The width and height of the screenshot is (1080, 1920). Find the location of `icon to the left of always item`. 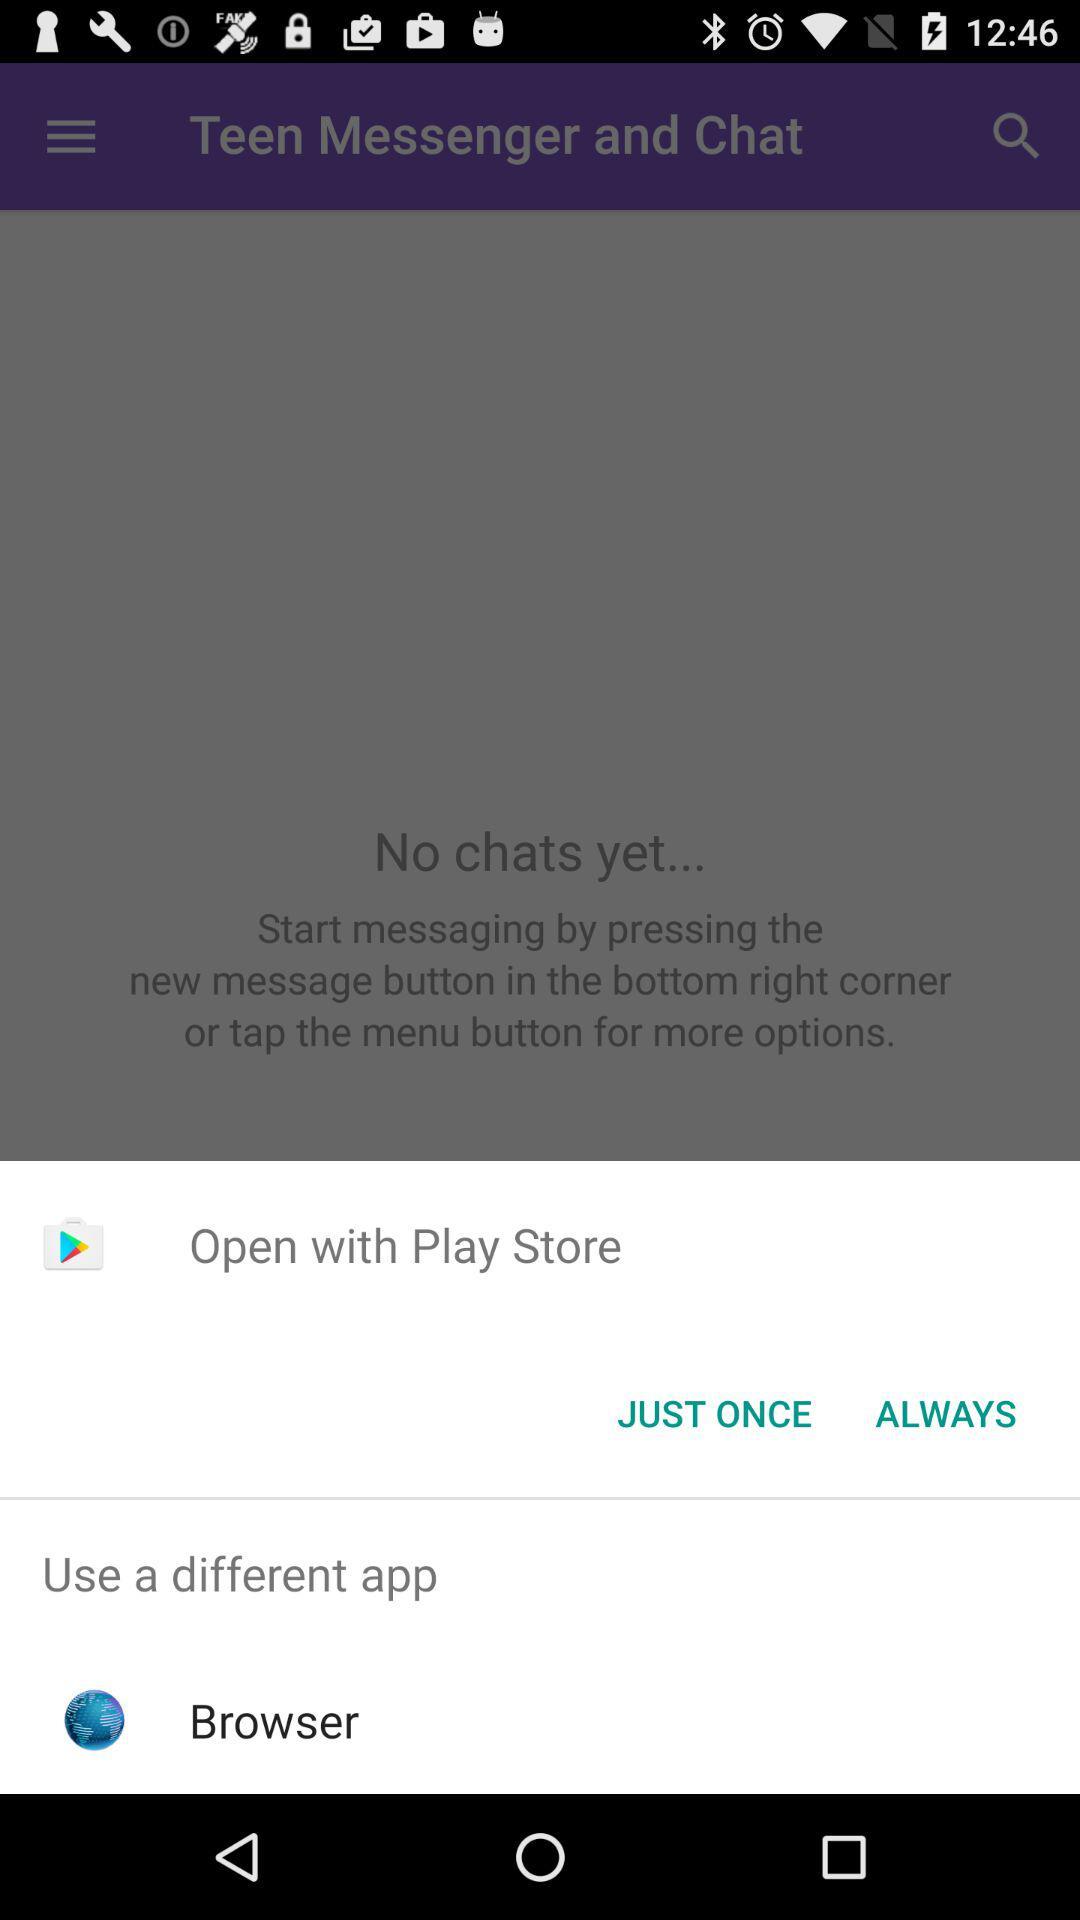

icon to the left of always item is located at coordinates (713, 1411).